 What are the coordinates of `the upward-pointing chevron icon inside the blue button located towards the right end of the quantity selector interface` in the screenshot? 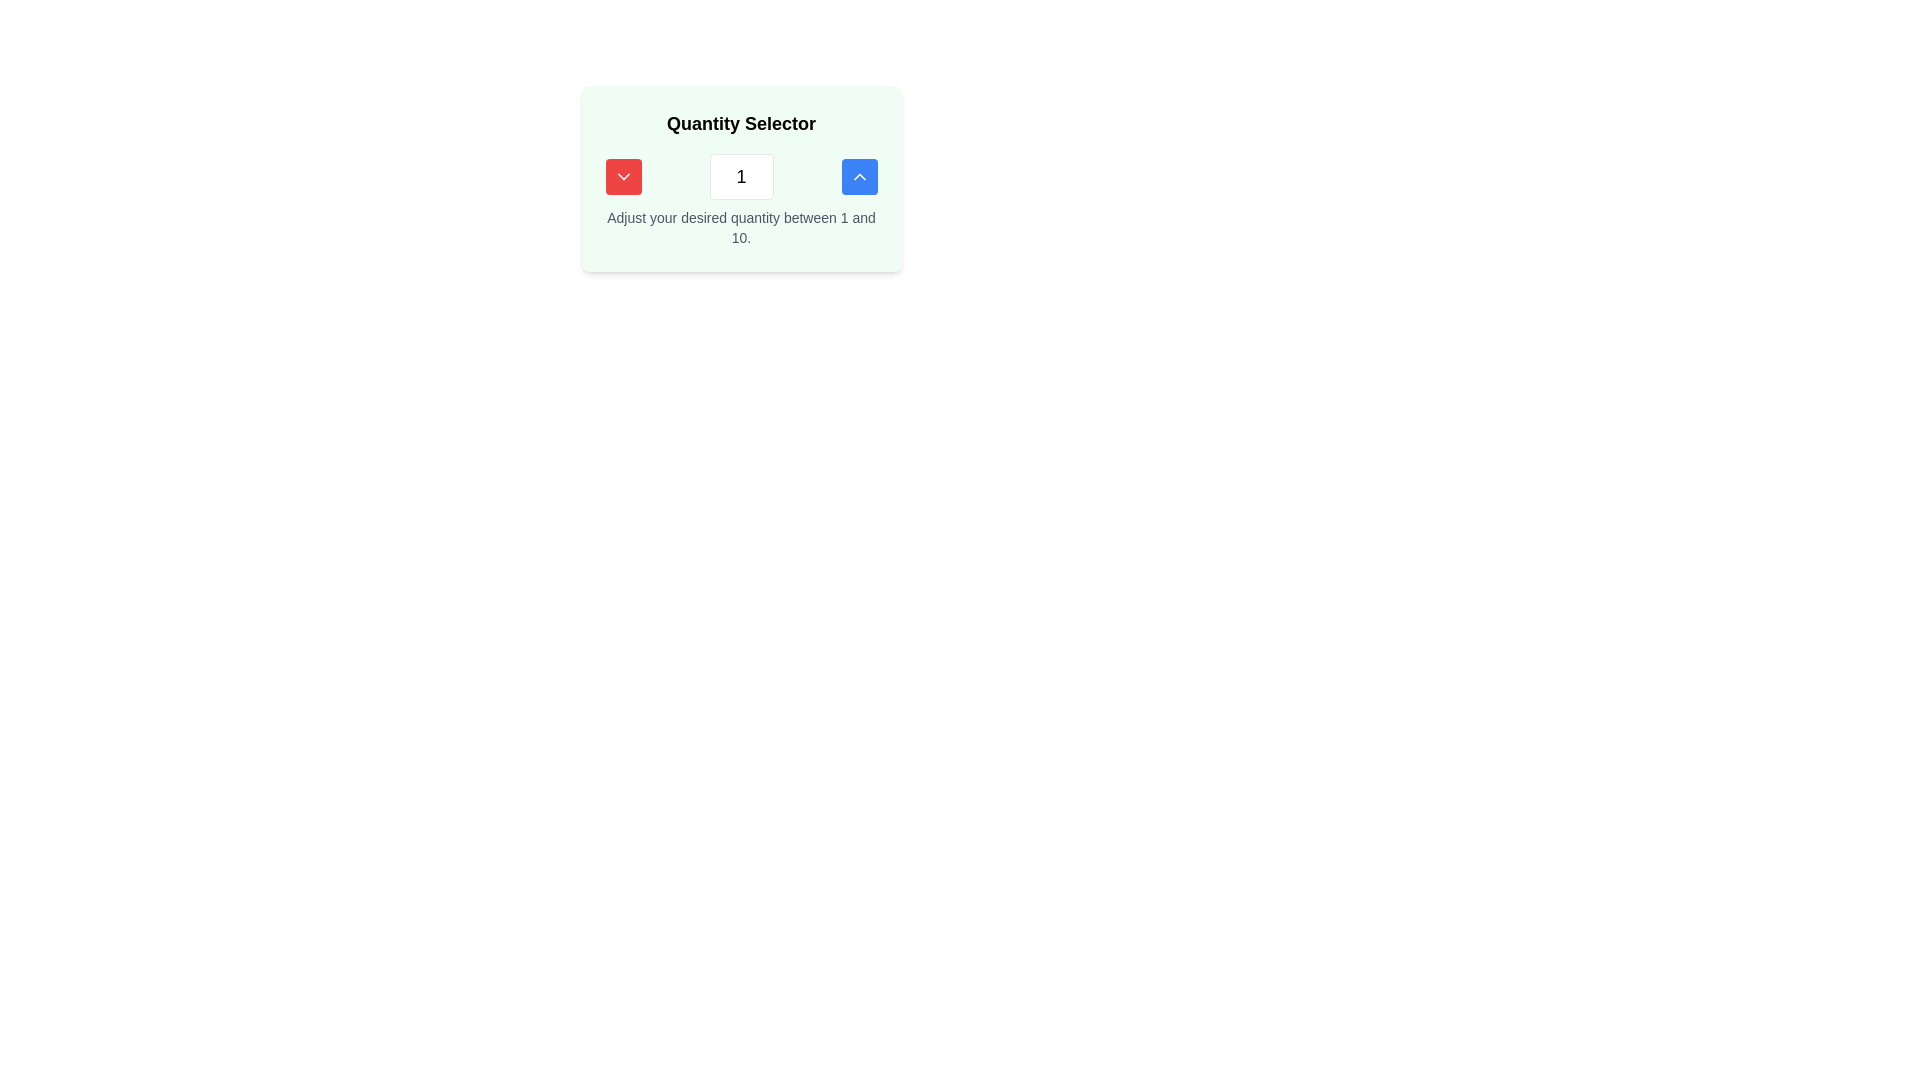 It's located at (859, 176).